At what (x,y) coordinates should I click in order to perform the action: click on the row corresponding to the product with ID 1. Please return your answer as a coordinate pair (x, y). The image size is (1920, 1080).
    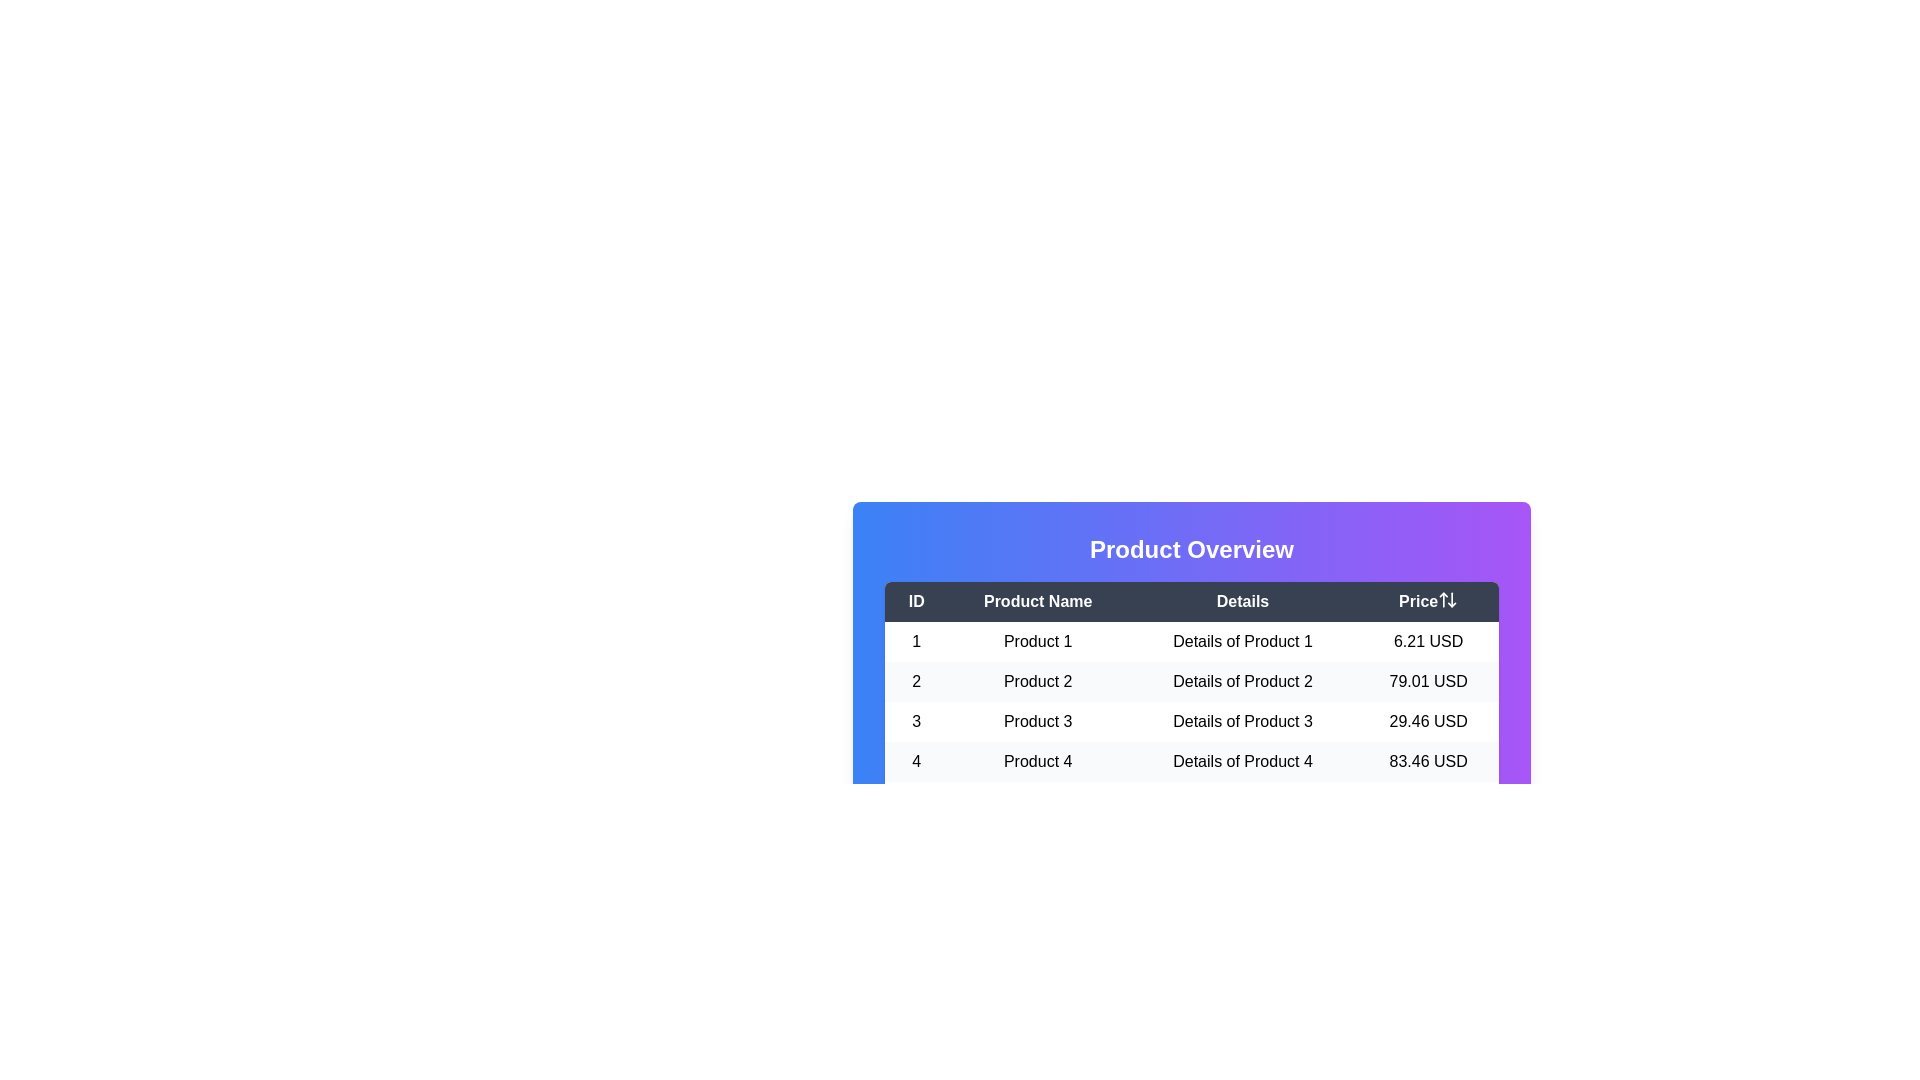
    Looking at the image, I should click on (1191, 641).